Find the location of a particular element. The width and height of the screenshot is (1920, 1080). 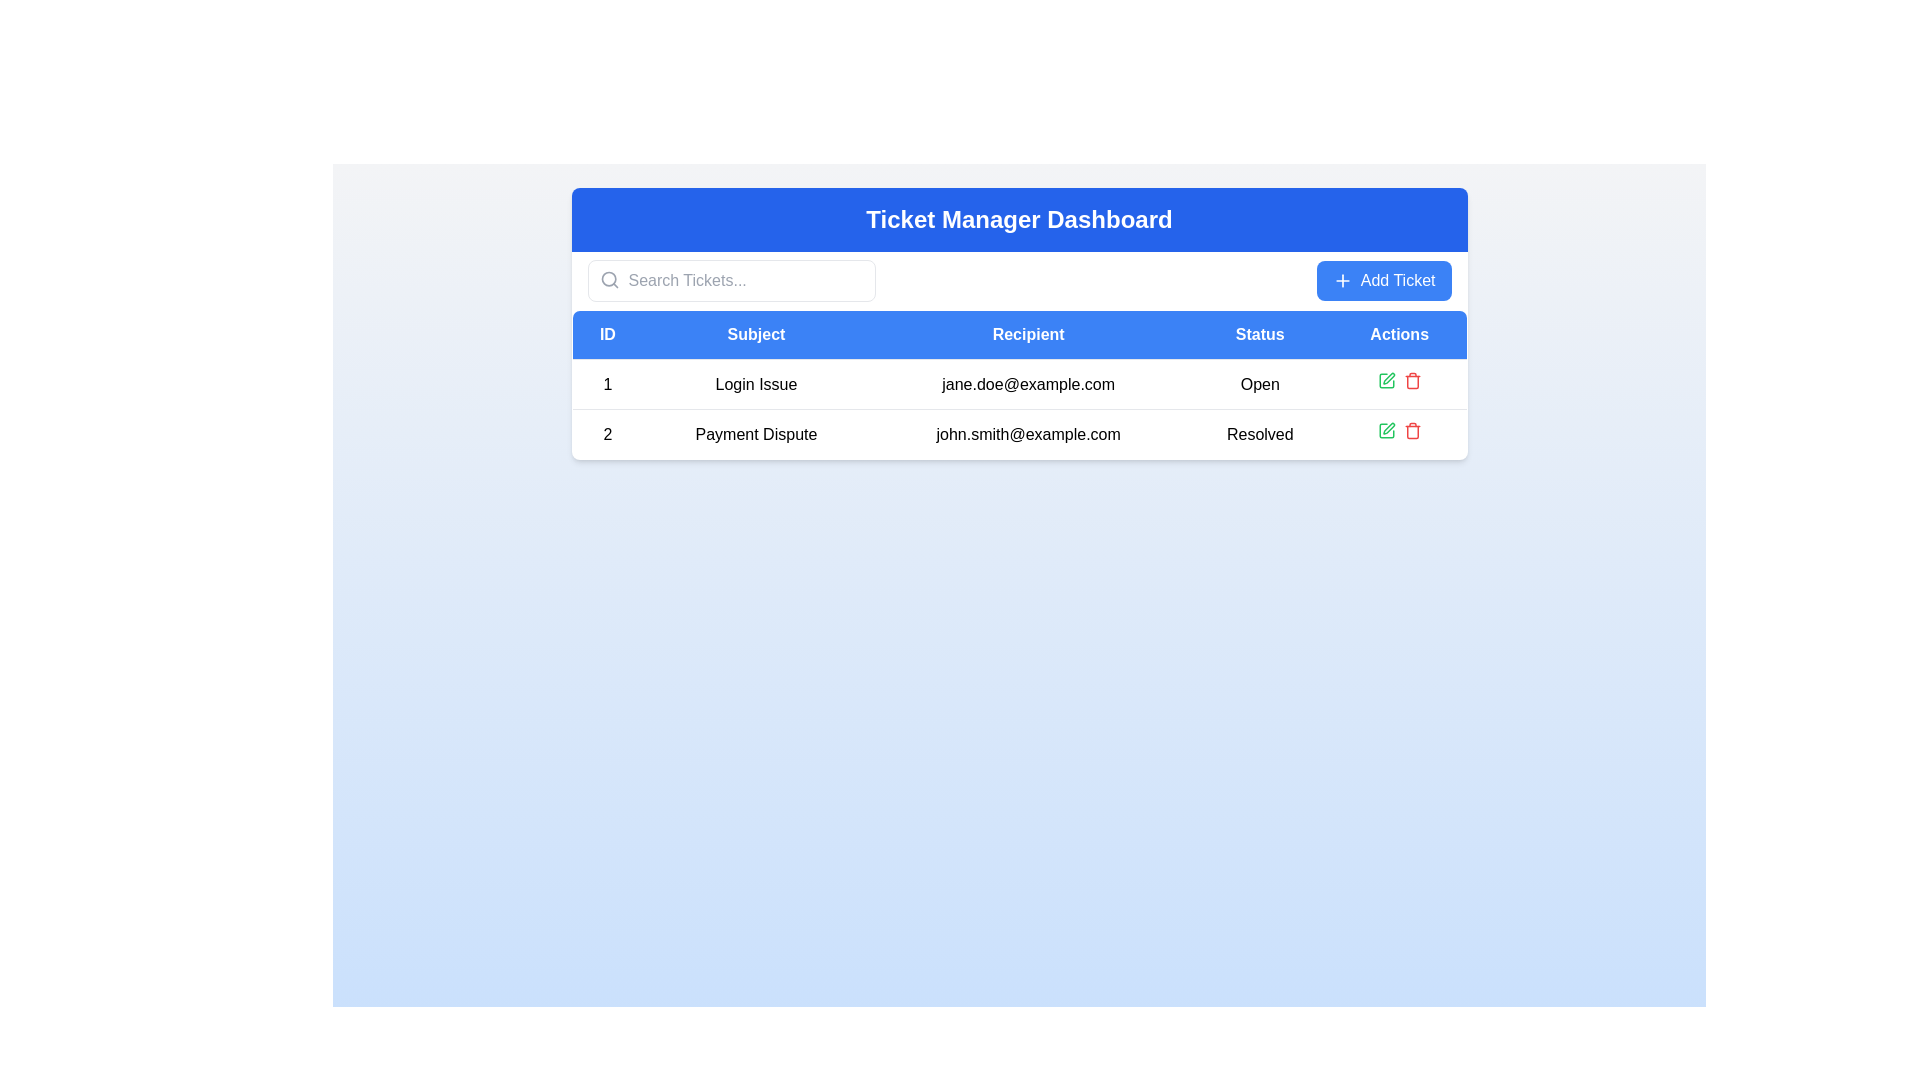

the 'Payment Dispute' text label located in the 'Subject' column of the second row of the table, which is centered within its cell is located at coordinates (755, 433).